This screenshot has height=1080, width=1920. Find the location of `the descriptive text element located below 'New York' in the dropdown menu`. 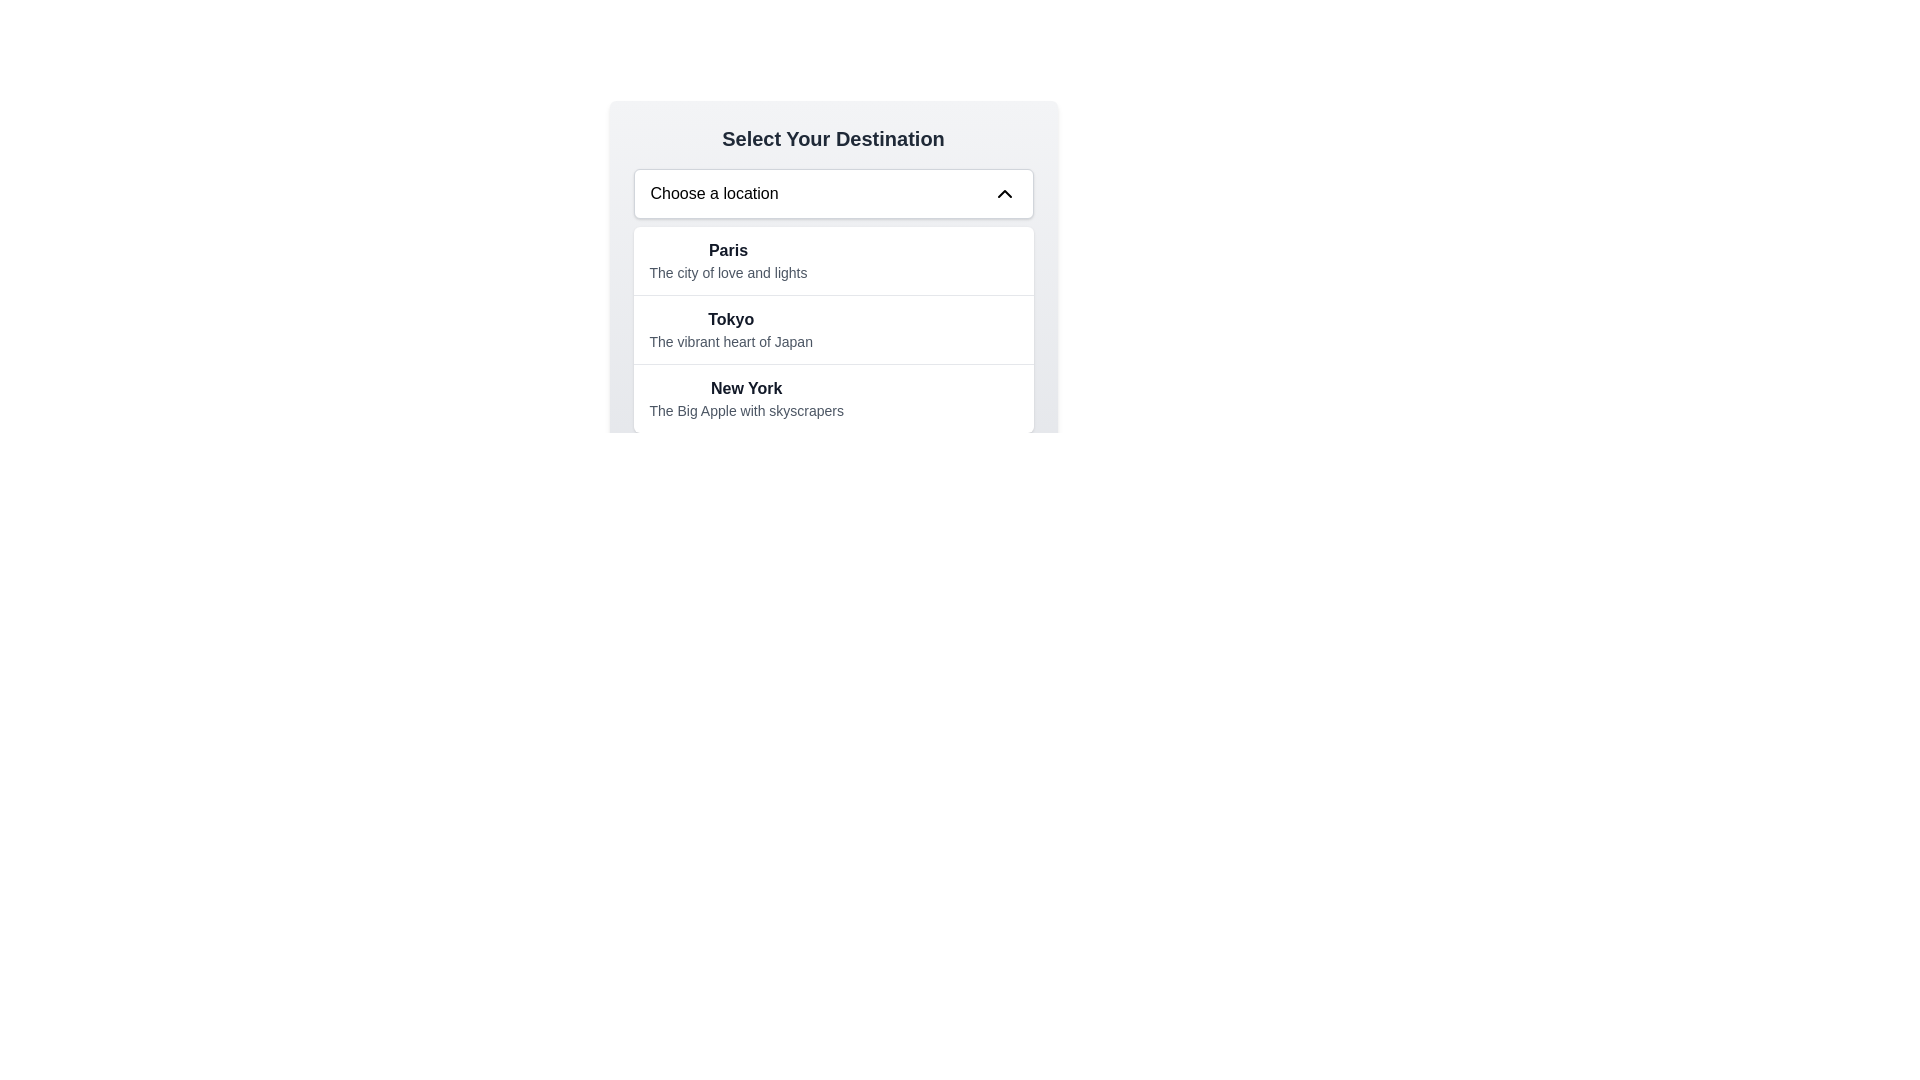

the descriptive text element located below 'New York' in the dropdown menu is located at coordinates (745, 410).